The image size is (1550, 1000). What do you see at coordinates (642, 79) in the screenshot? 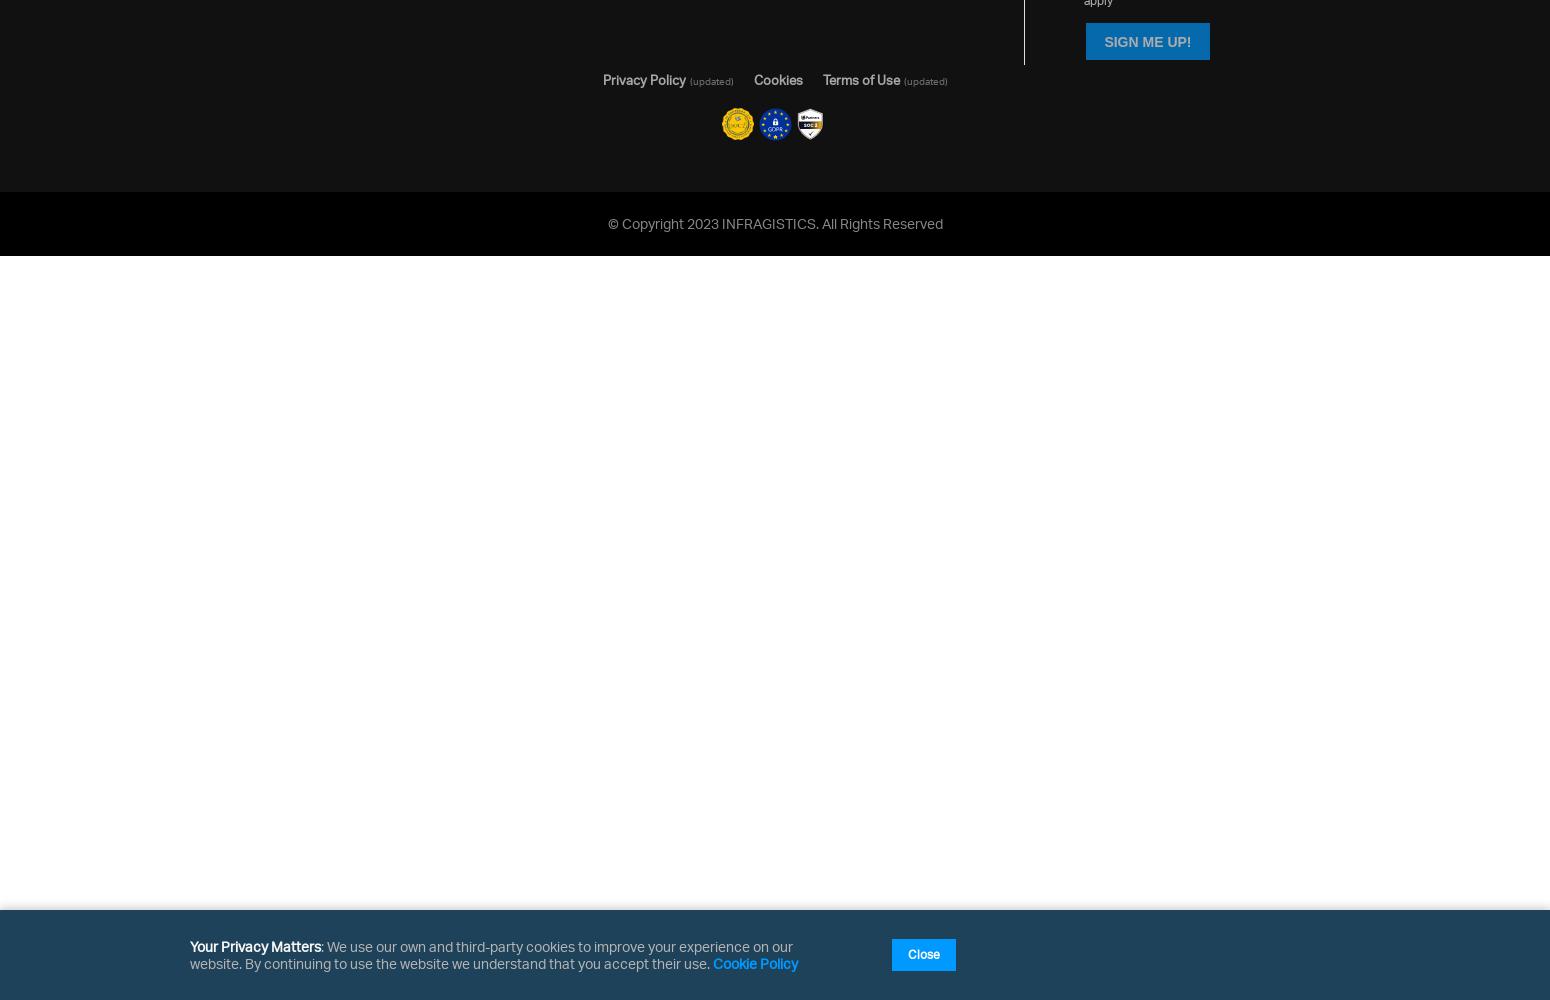
I see `'Privacy Policy'` at bounding box center [642, 79].